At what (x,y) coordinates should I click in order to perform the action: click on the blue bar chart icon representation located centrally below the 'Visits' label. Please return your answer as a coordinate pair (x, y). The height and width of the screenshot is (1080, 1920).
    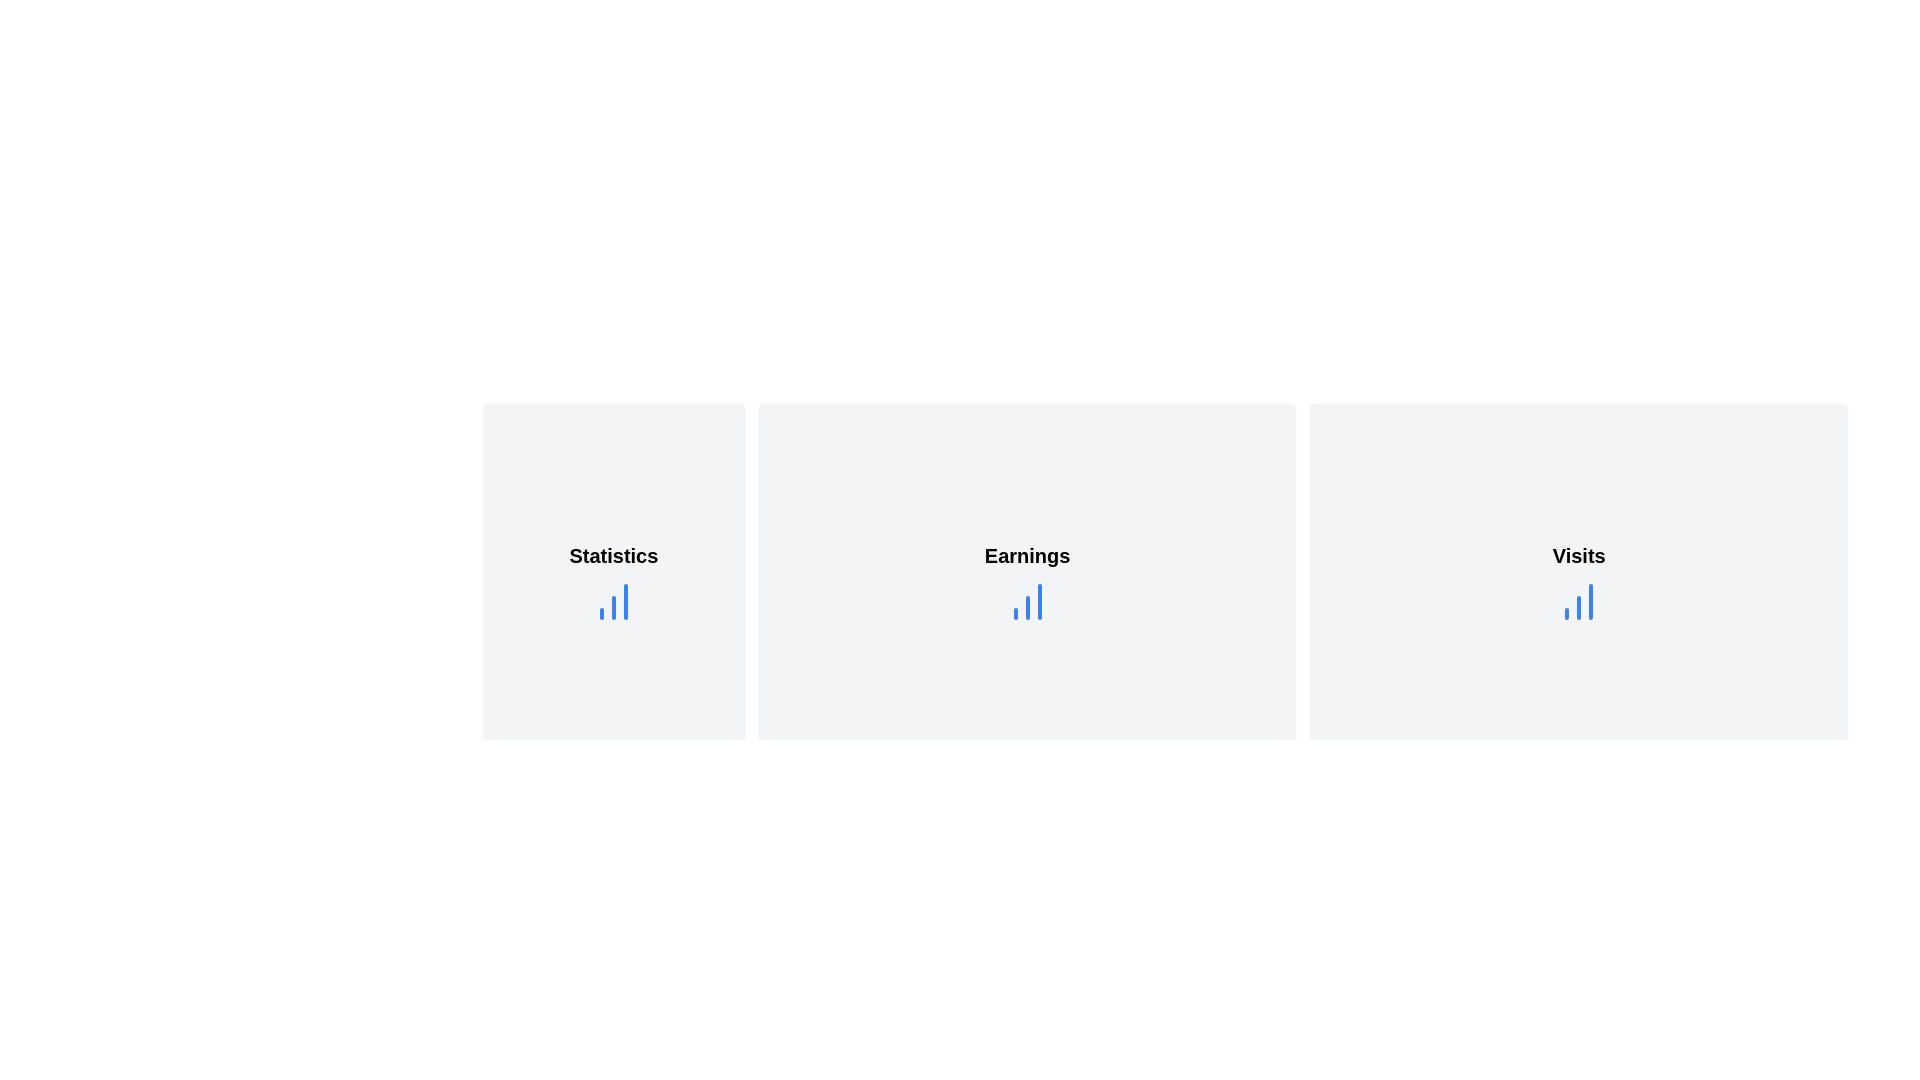
    Looking at the image, I should click on (1578, 600).